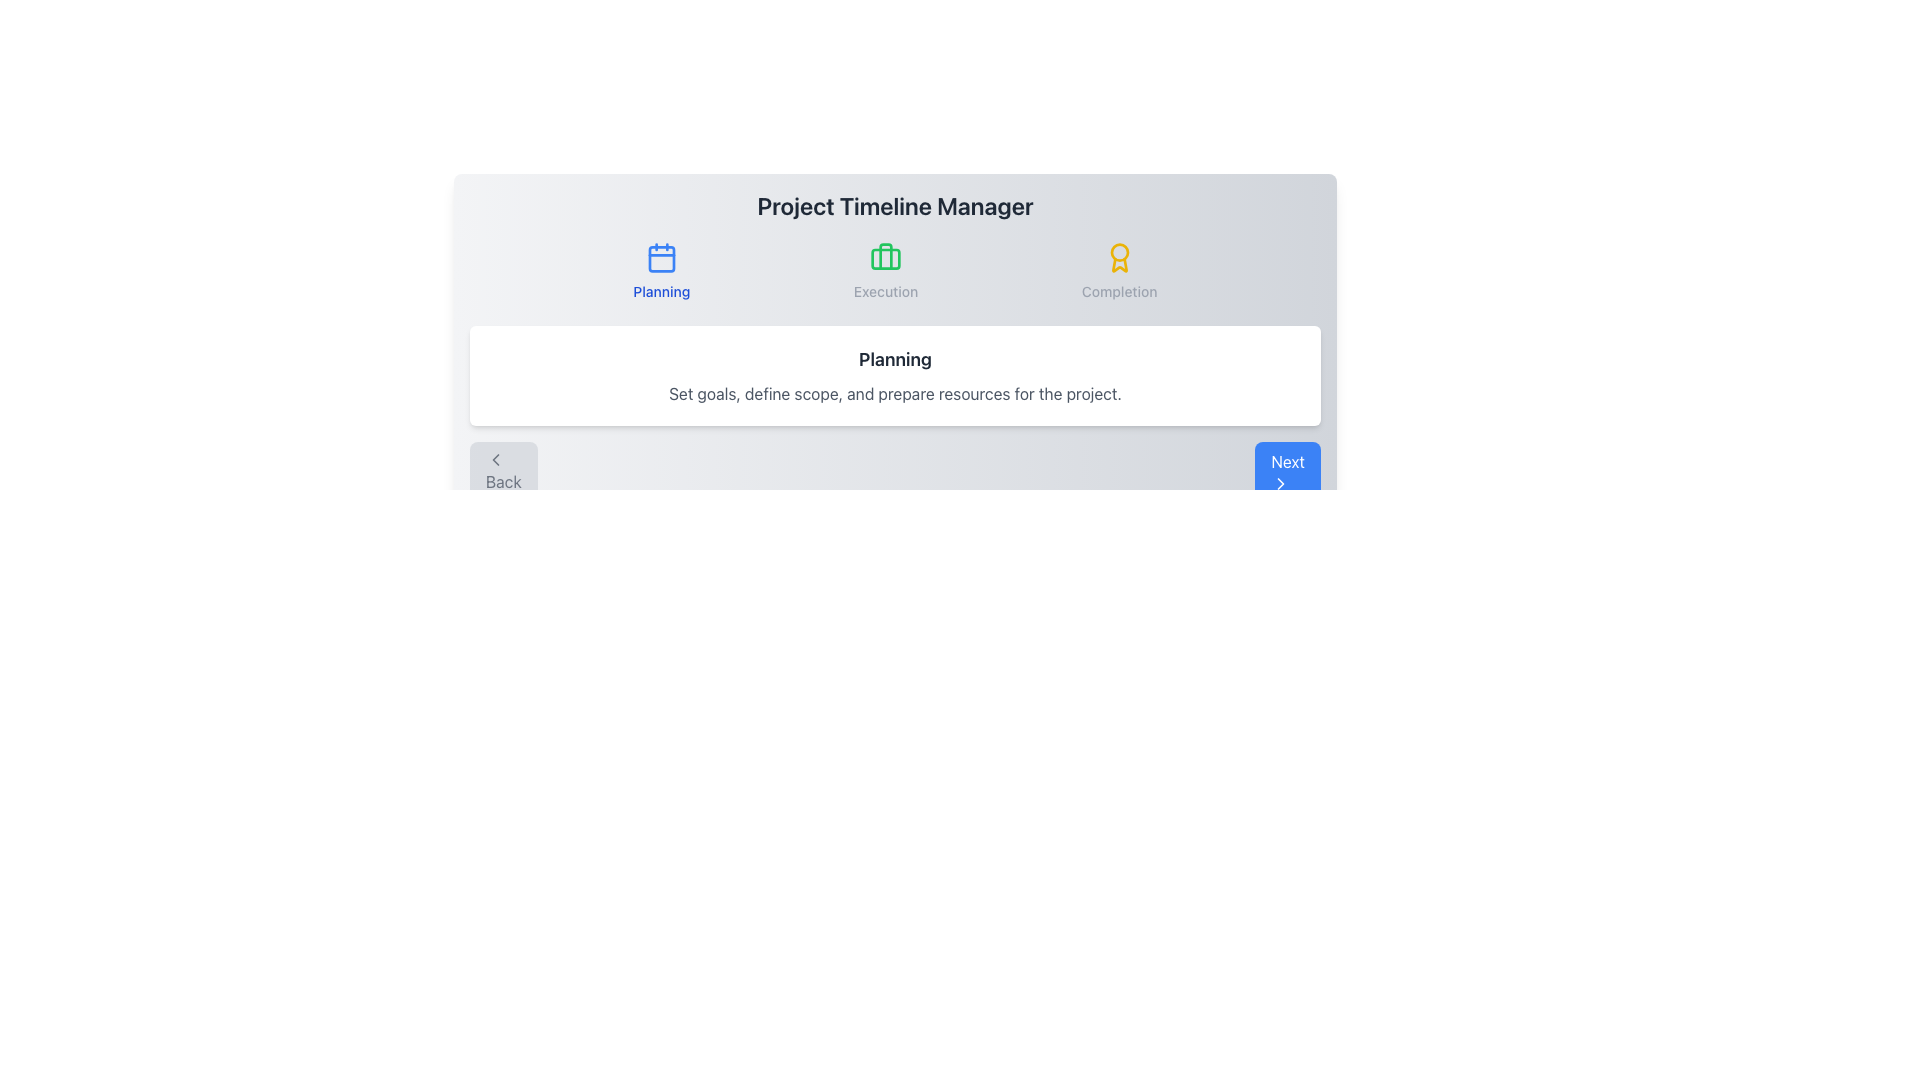 This screenshot has height=1080, width=1920. Describe the element at coordinates (1288, 471) in the screenshot. I see `the 'Next' button with a blue background and white text, which features rounded corners and a white arrow icon, to trigger the hover effect` at that location.